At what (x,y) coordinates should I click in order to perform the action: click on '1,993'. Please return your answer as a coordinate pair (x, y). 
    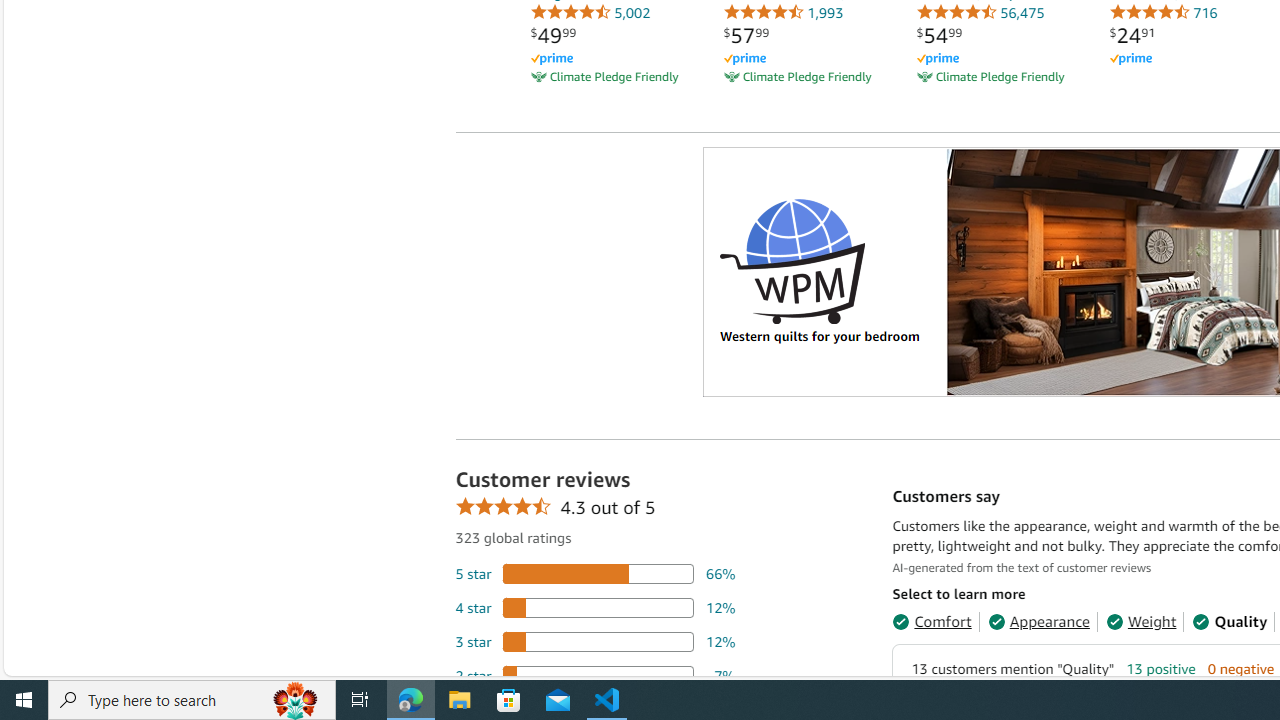
    Looking at the image, I should click on (782, 12).